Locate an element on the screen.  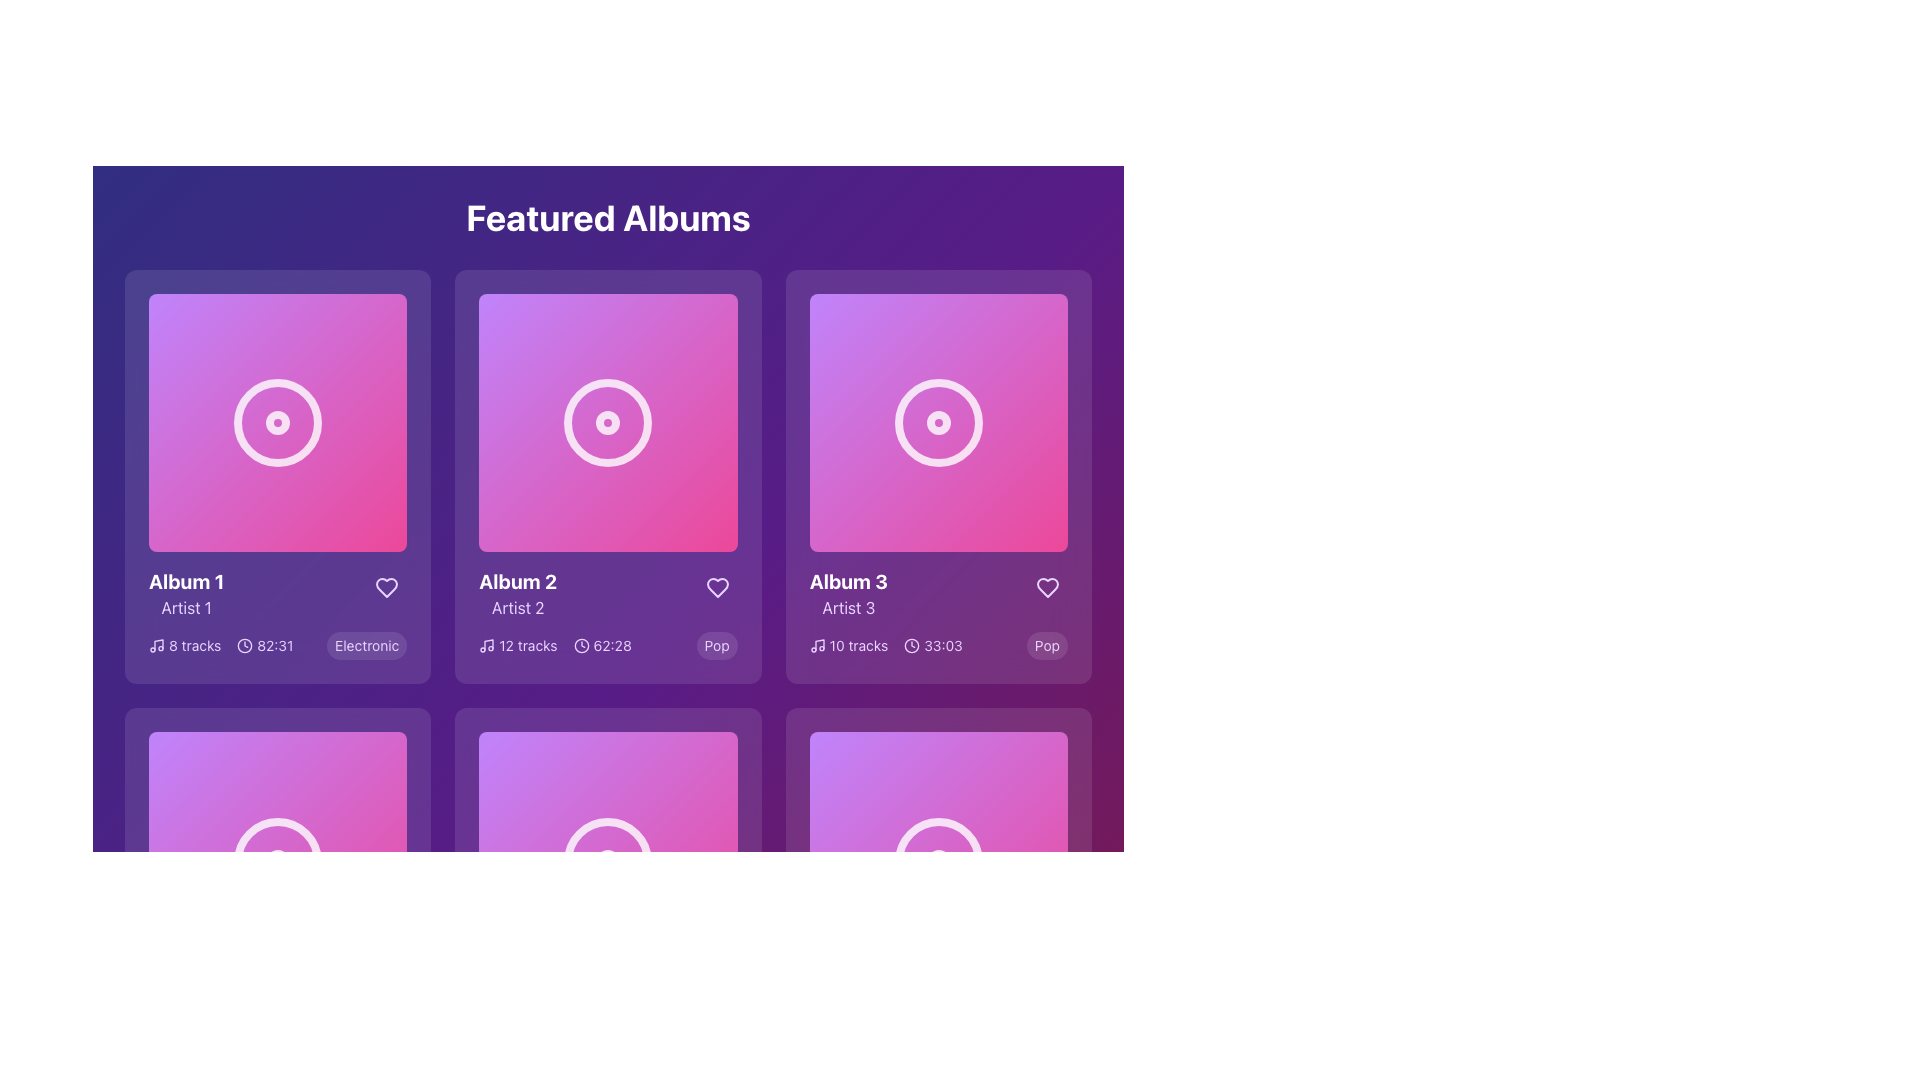
the music note icon located in the second column of the first row of the album details grid, which is positioned directly to the left of the '12 tracks' text is located at coordinates (487, 646).